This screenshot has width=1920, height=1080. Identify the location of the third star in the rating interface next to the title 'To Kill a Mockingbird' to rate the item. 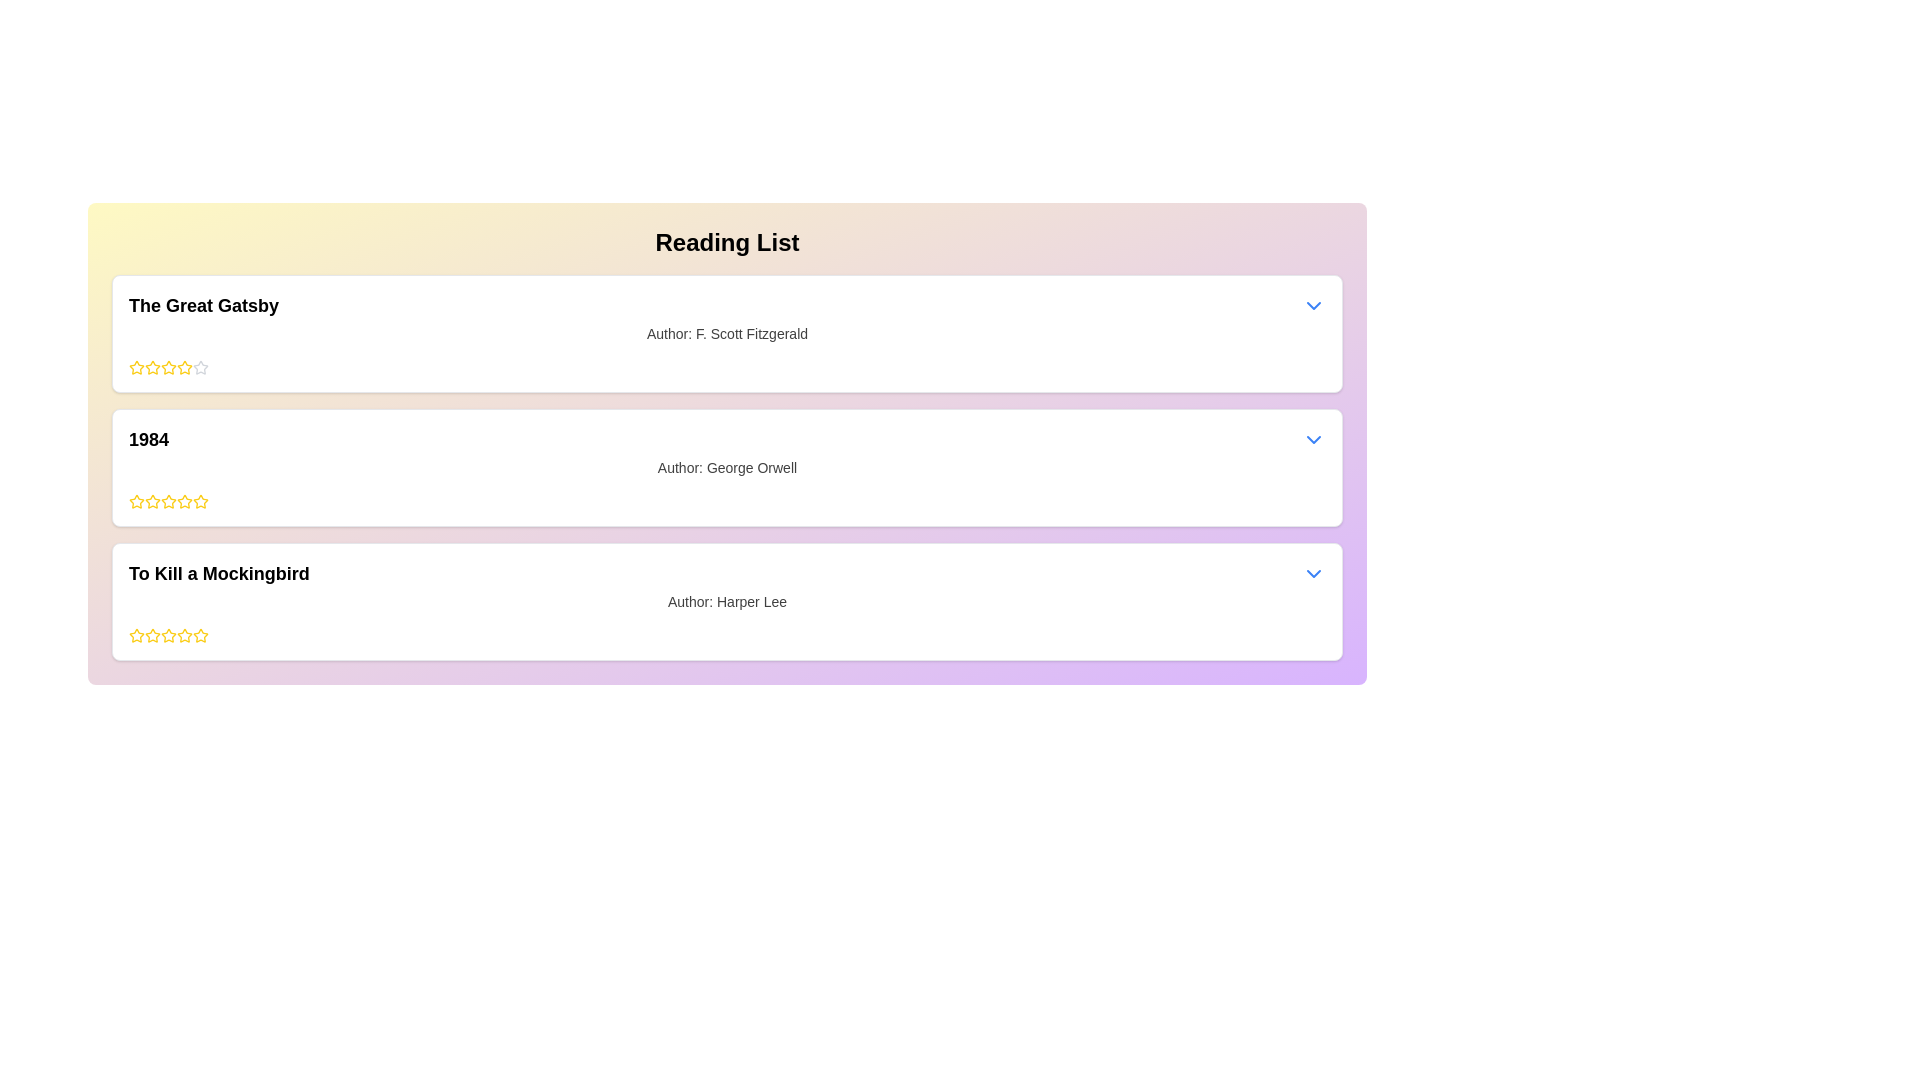
(168, 635).